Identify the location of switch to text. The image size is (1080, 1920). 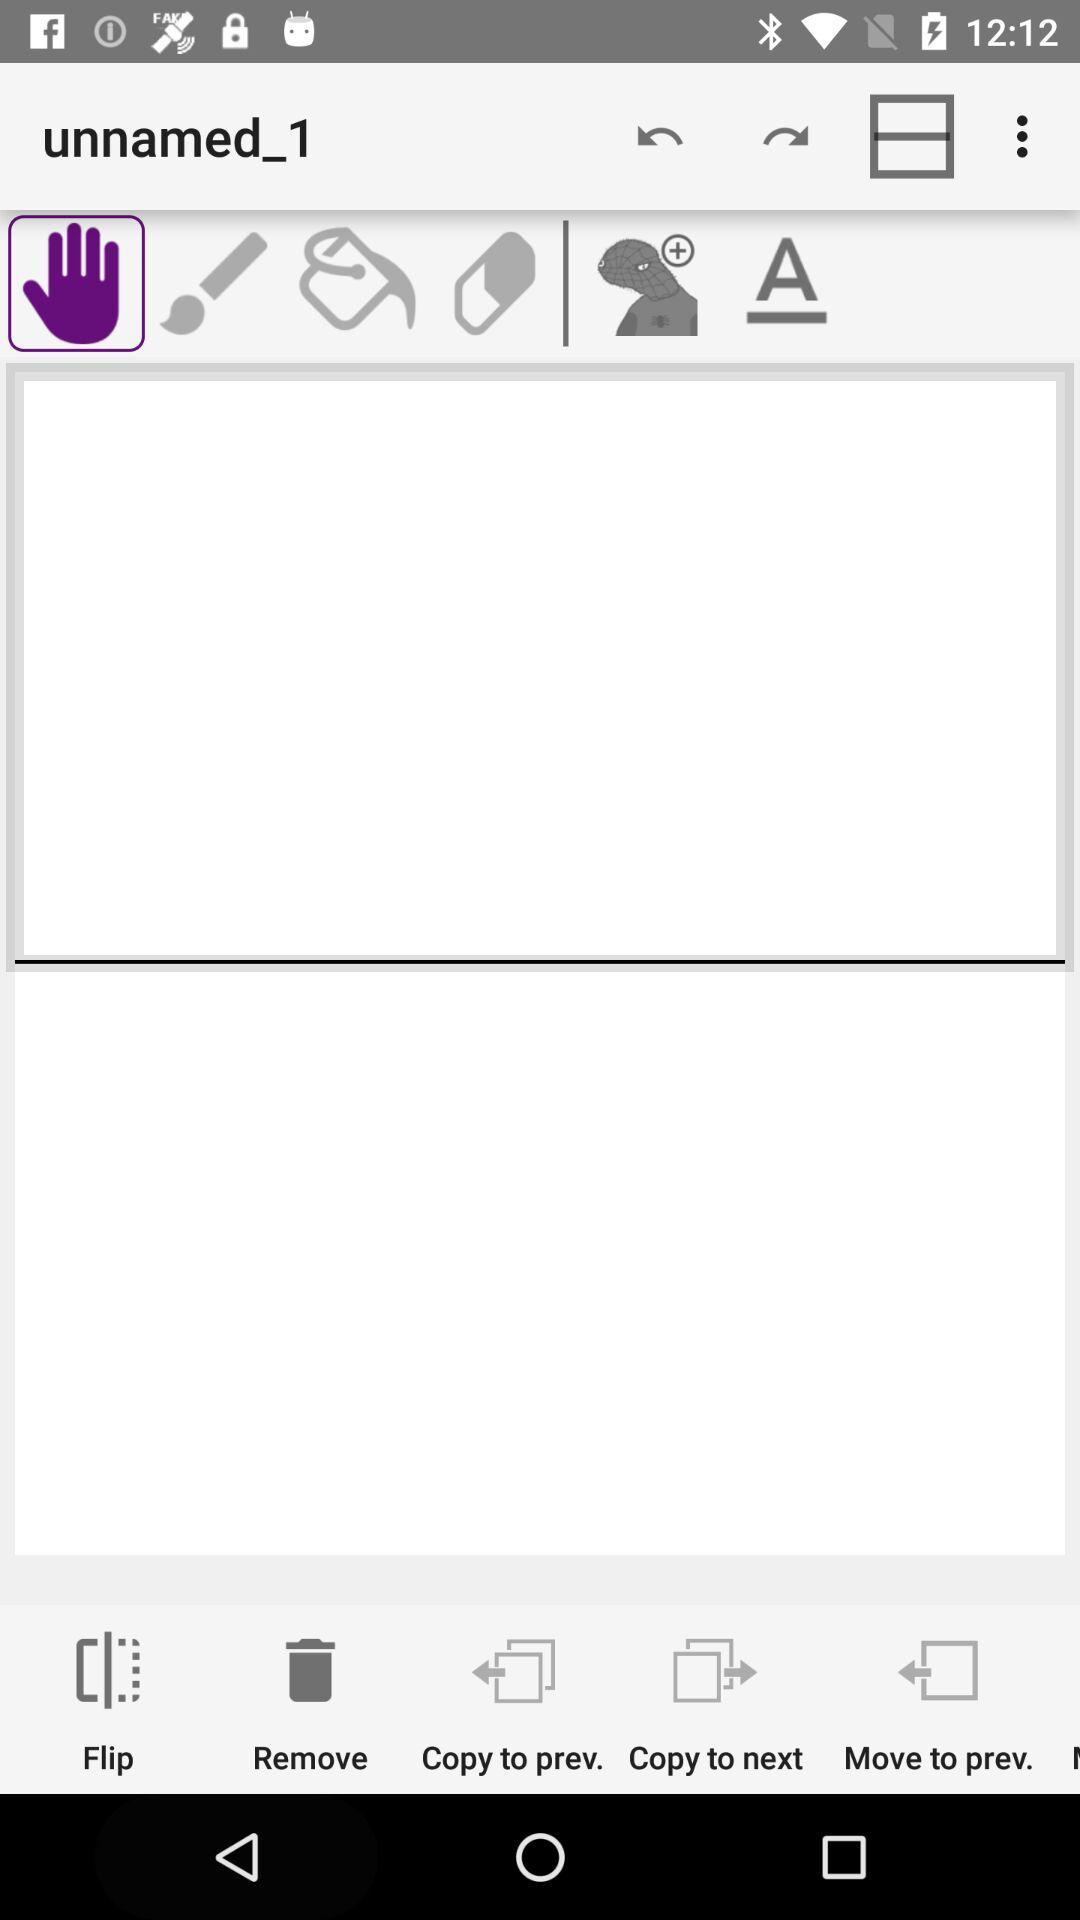
(785, 282).